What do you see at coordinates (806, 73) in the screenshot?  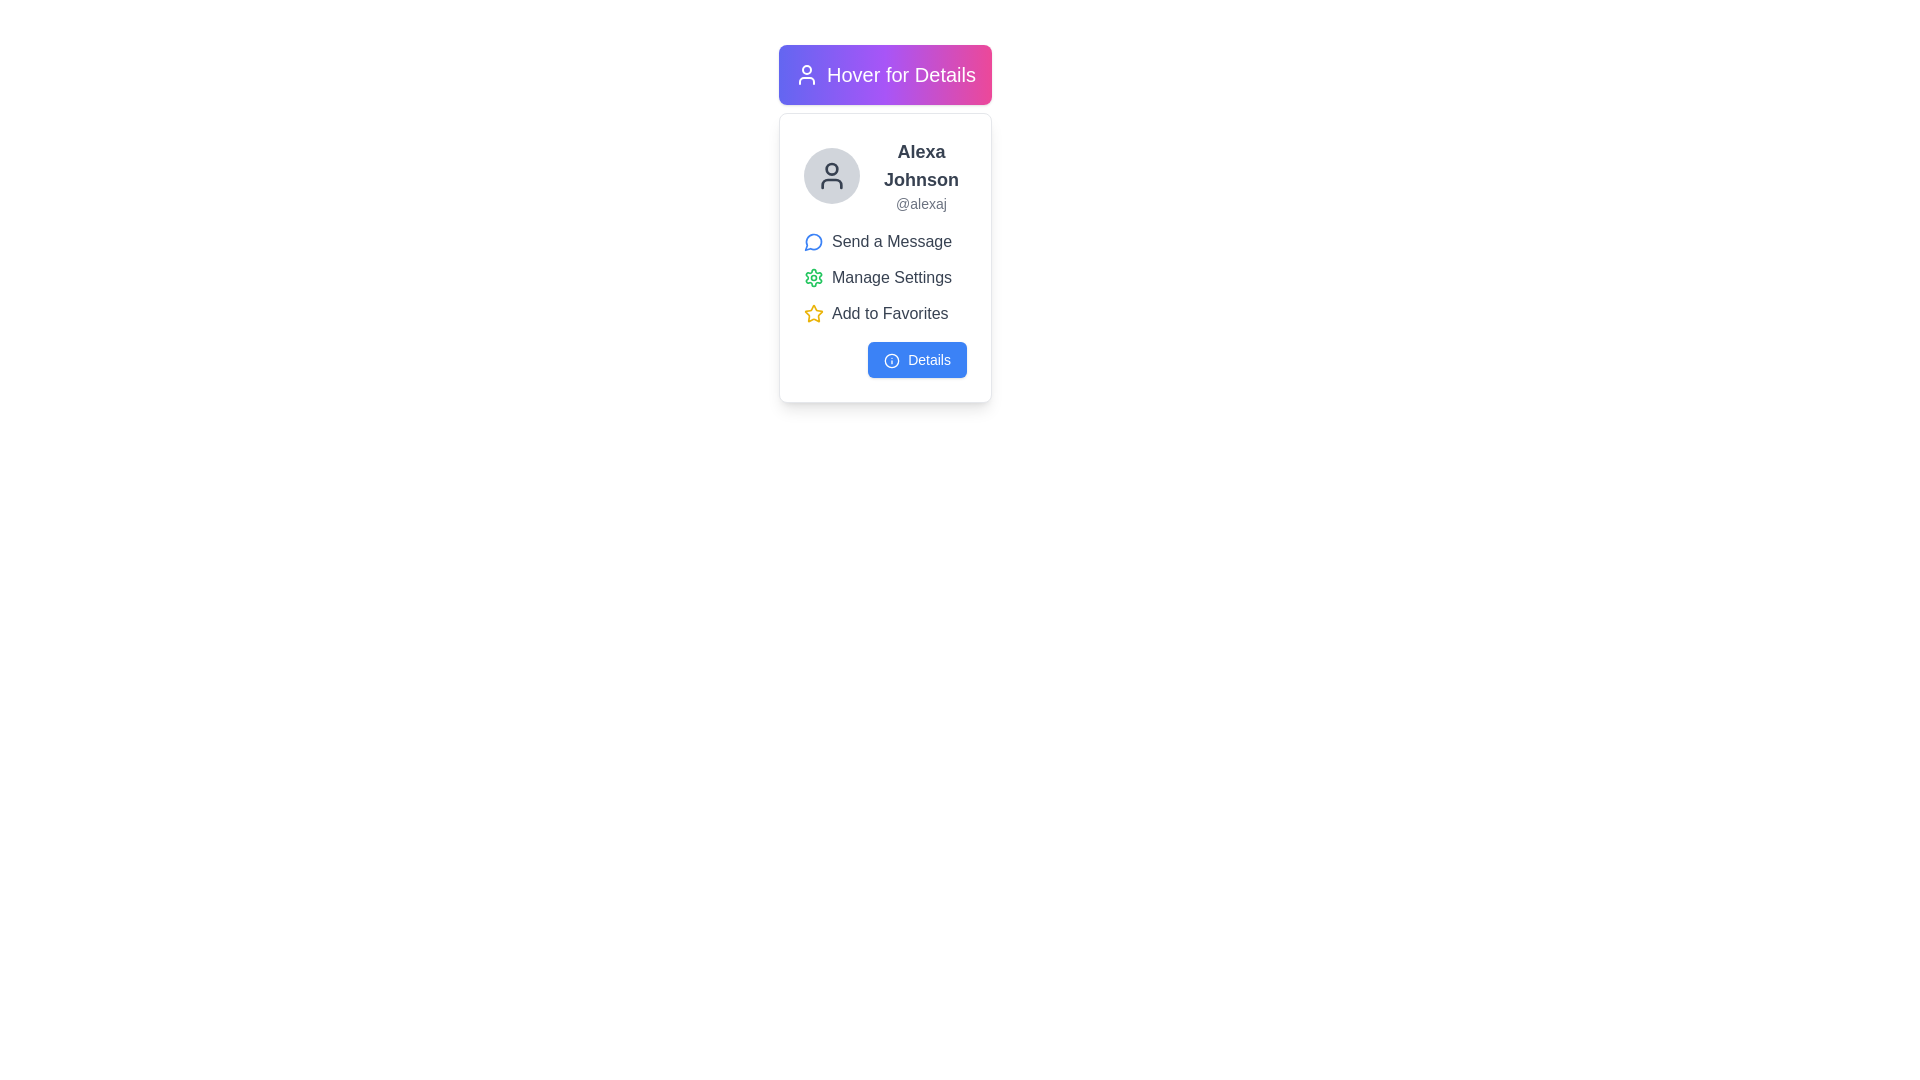 I see `the user silhouette icon with a gray outline, located inside the purple gradient rectangle that contains the text 'Hover for Details'` at bounding box center [806, 73].